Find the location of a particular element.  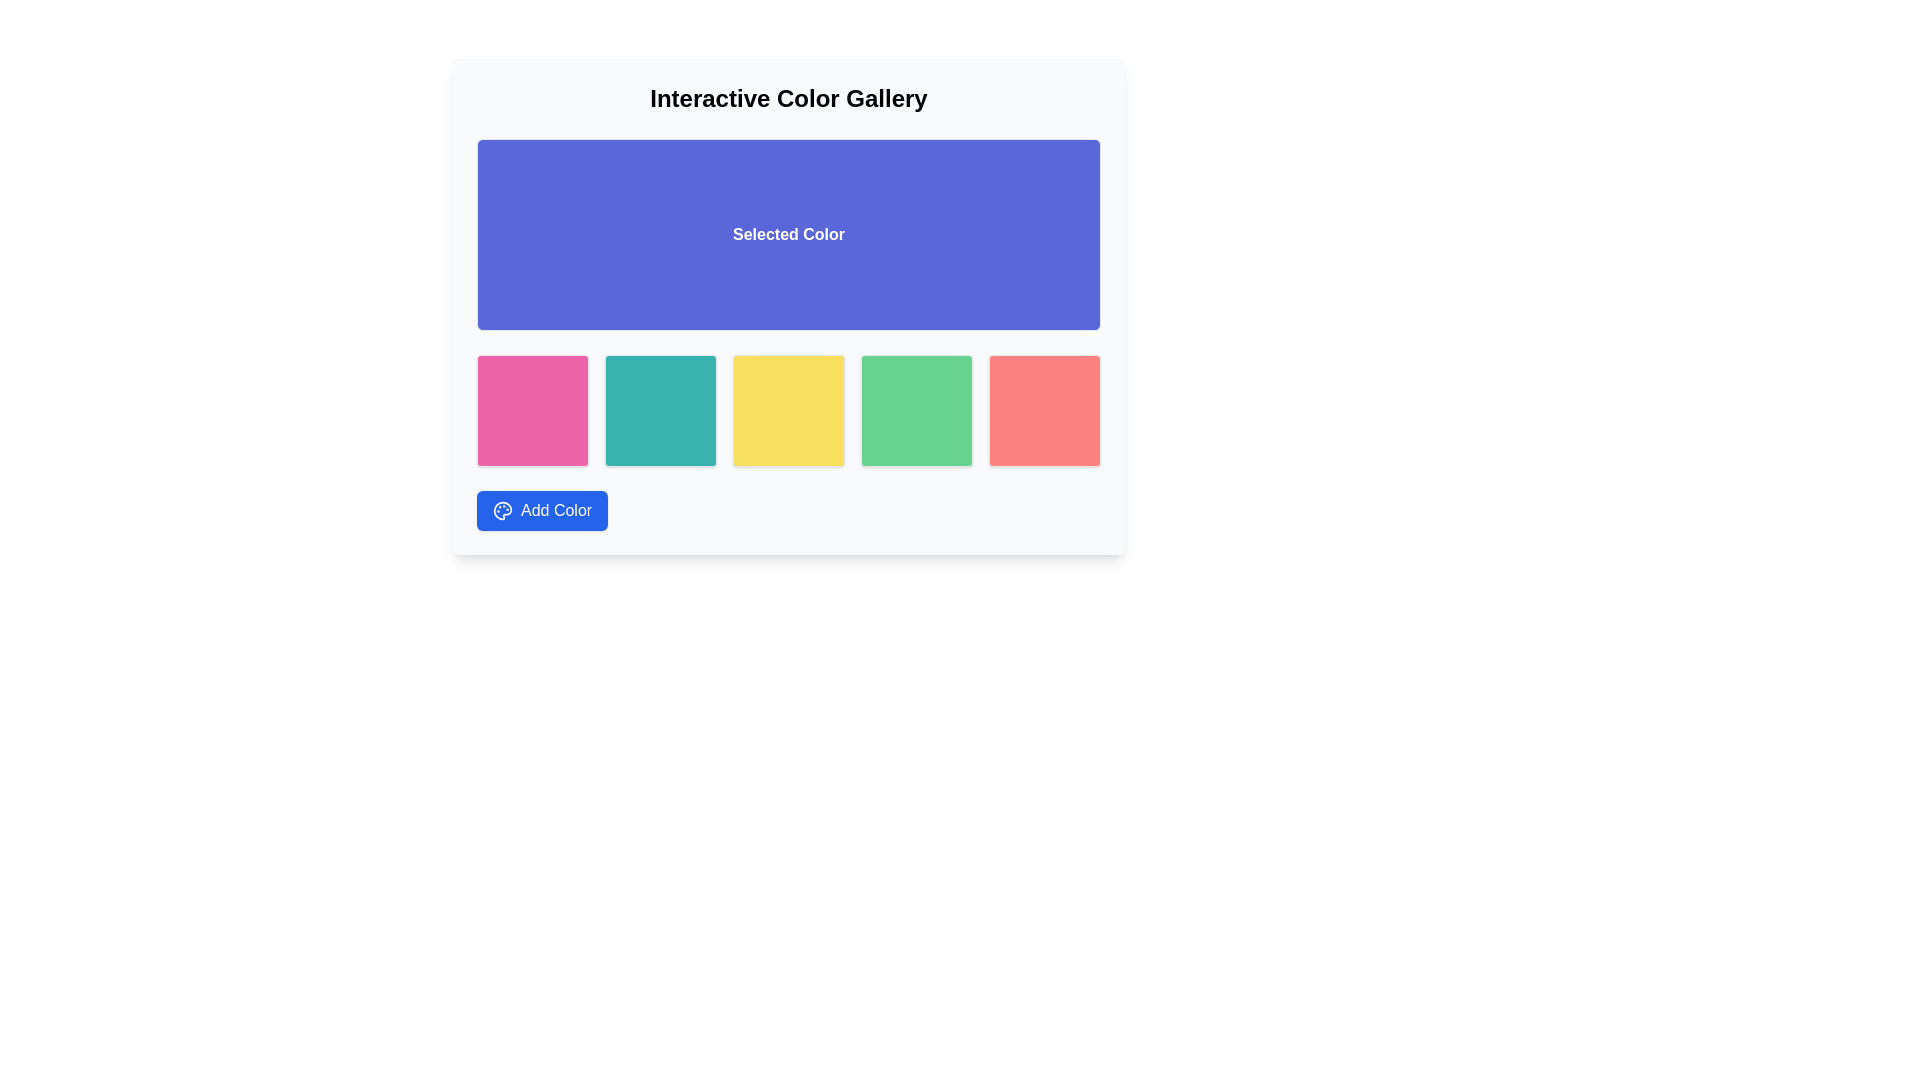

the bright red button-like visual element with rounded edges located at the bottom-right corner of the grid structure is located at coordinates (1044, 410).